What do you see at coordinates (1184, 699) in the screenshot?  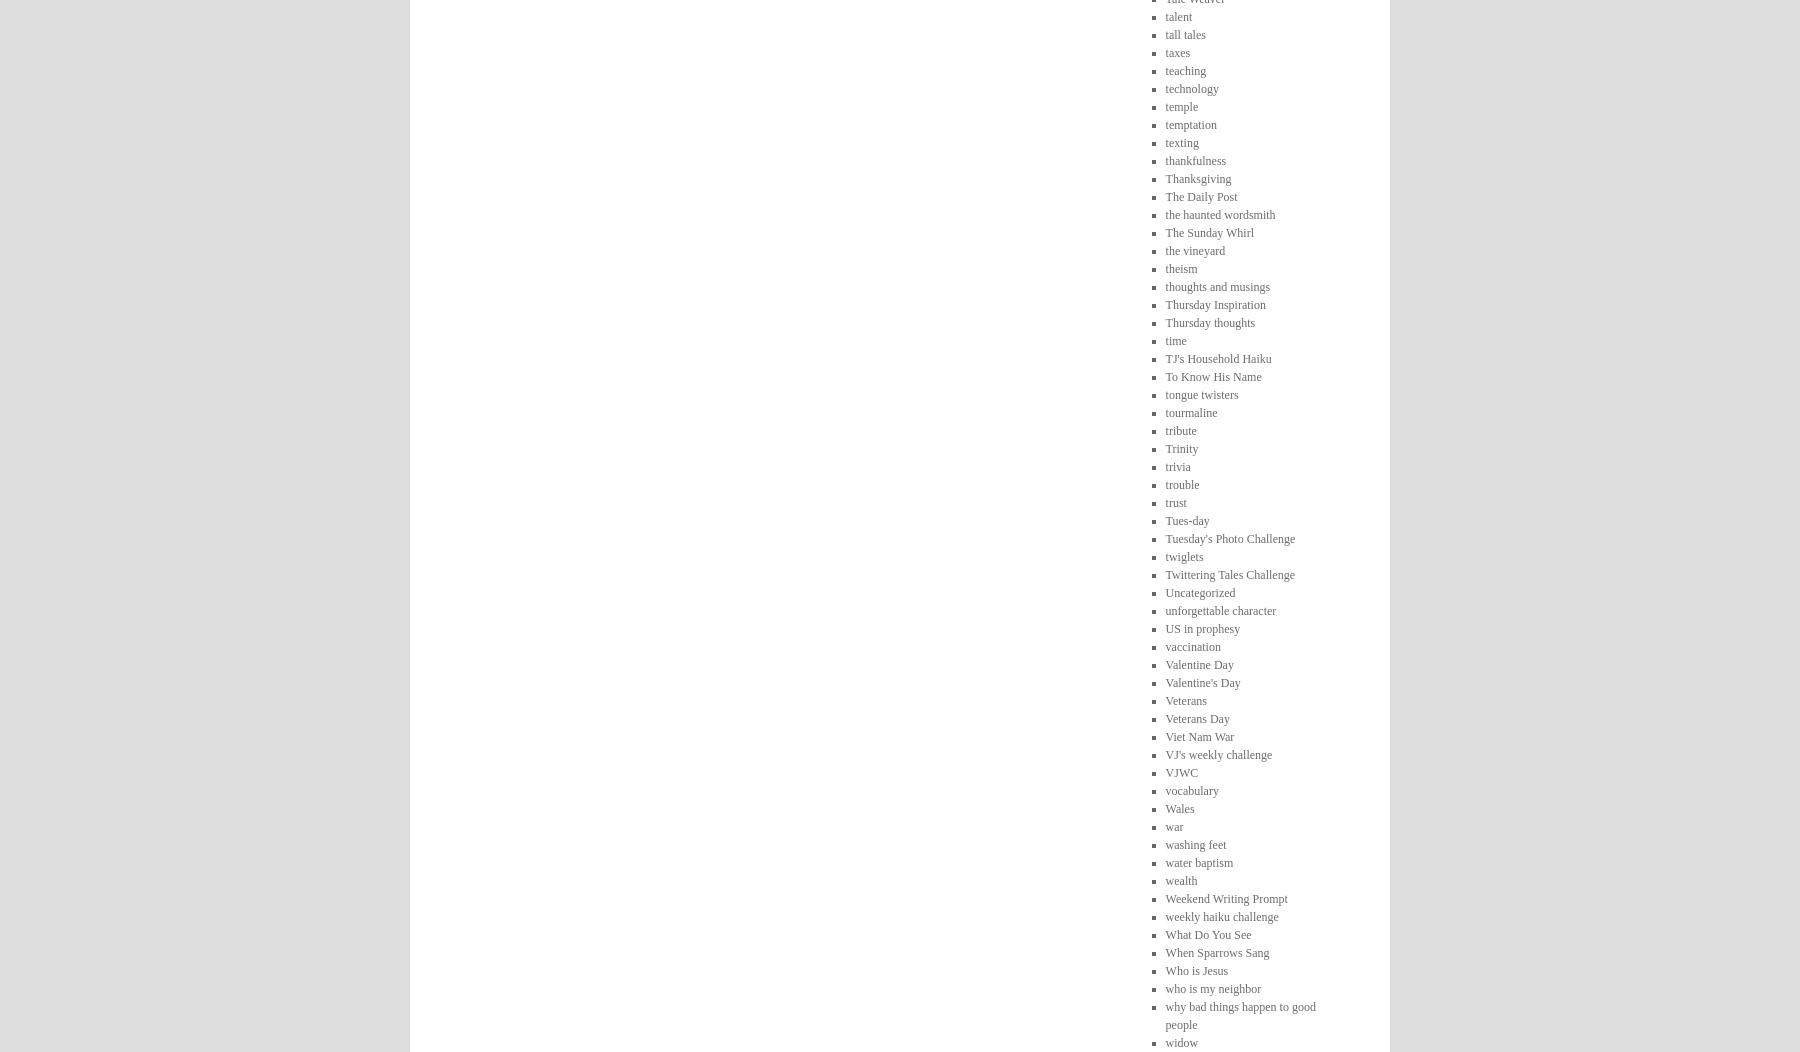 I see `'Veterans'` at bounding box center [1184, 699].